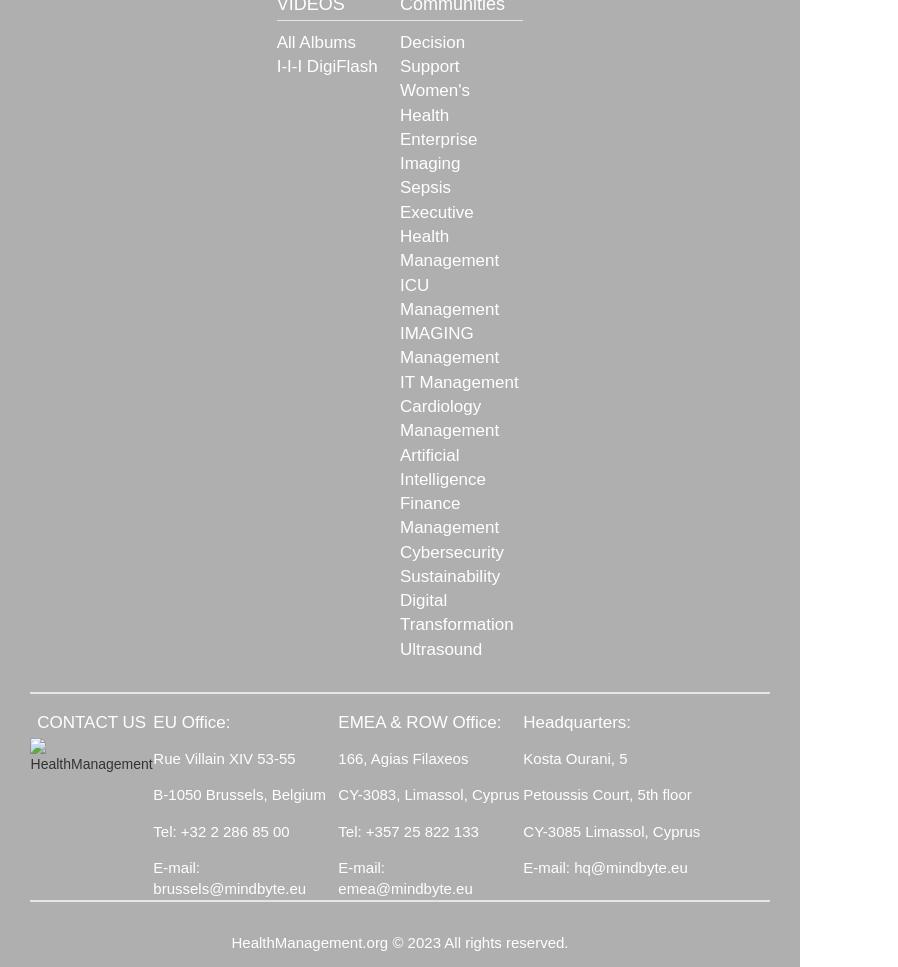  What do you see at coordinates (449, 574) in the screenshot?
I see `'Sustainability'` at bounding box center [449, 574].